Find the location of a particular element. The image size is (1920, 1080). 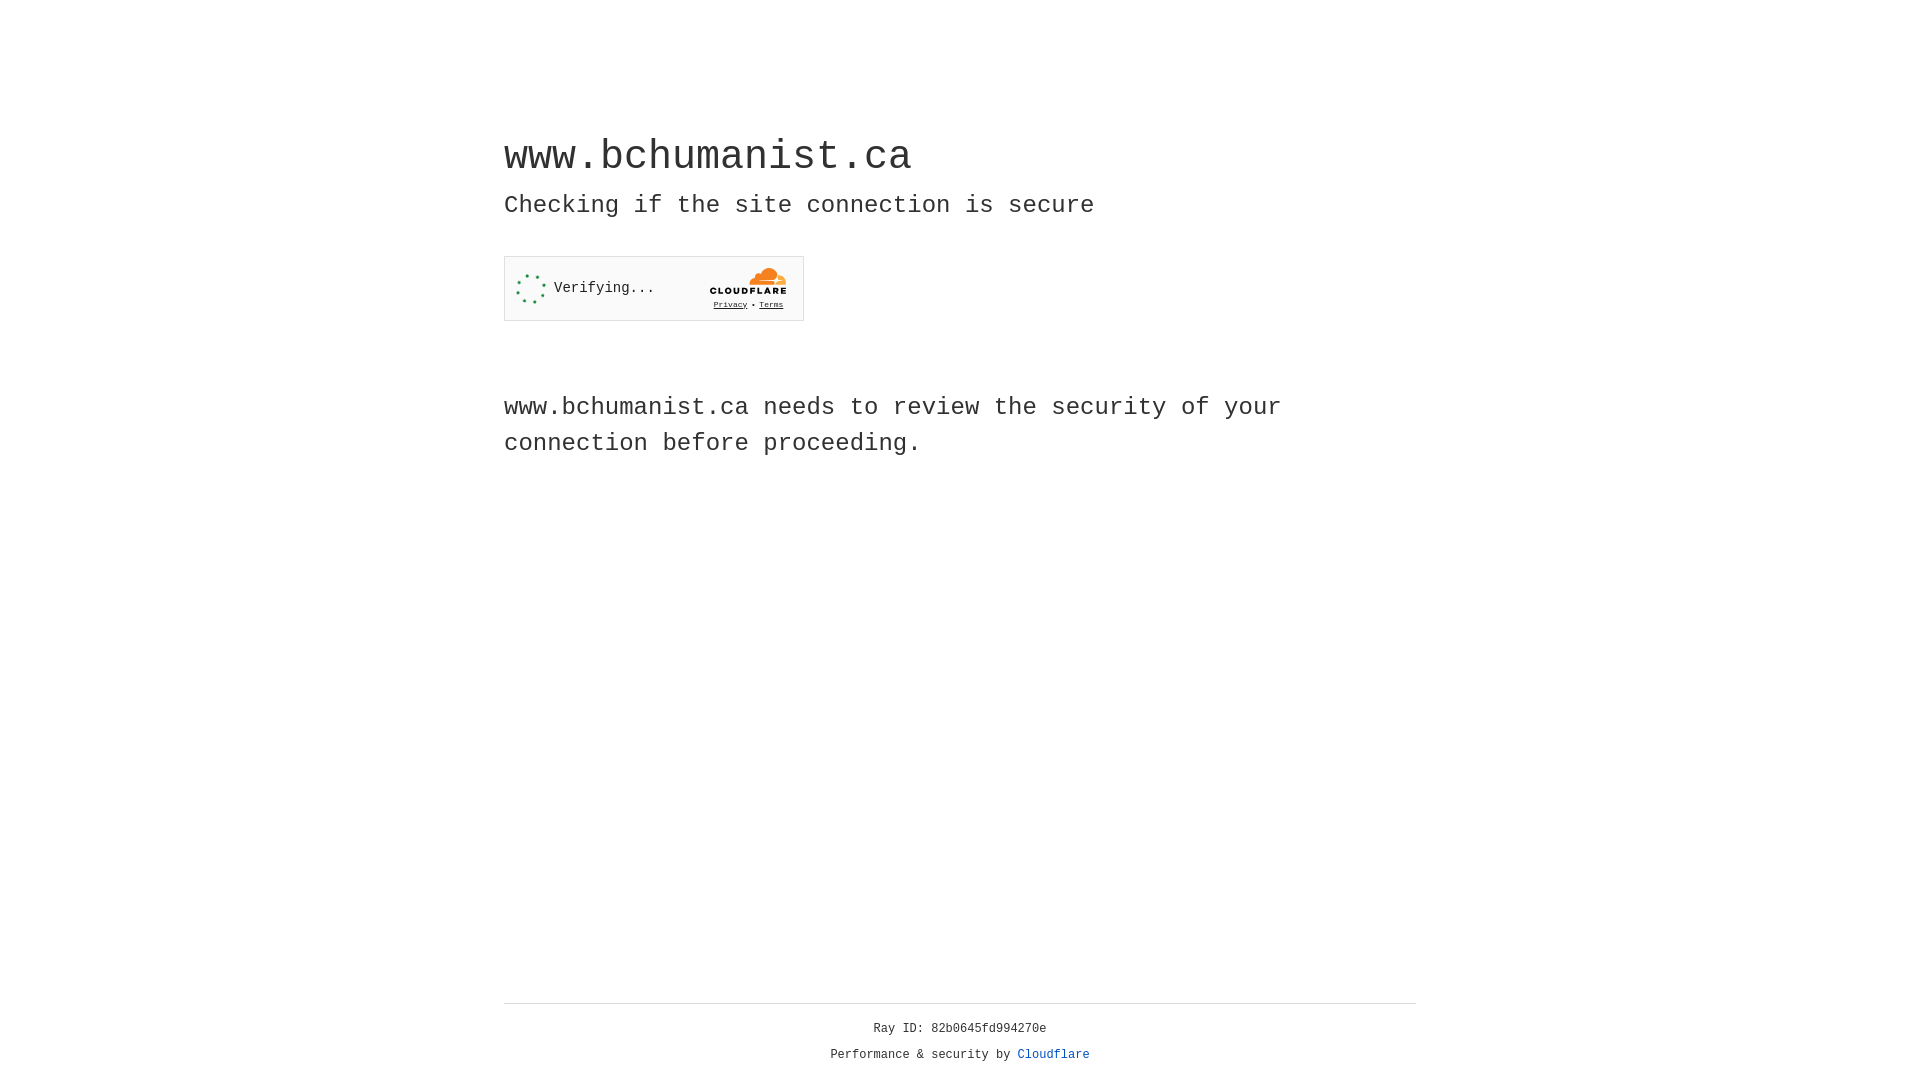

'Cloudflare' is located at coordinates (1053, 1054).